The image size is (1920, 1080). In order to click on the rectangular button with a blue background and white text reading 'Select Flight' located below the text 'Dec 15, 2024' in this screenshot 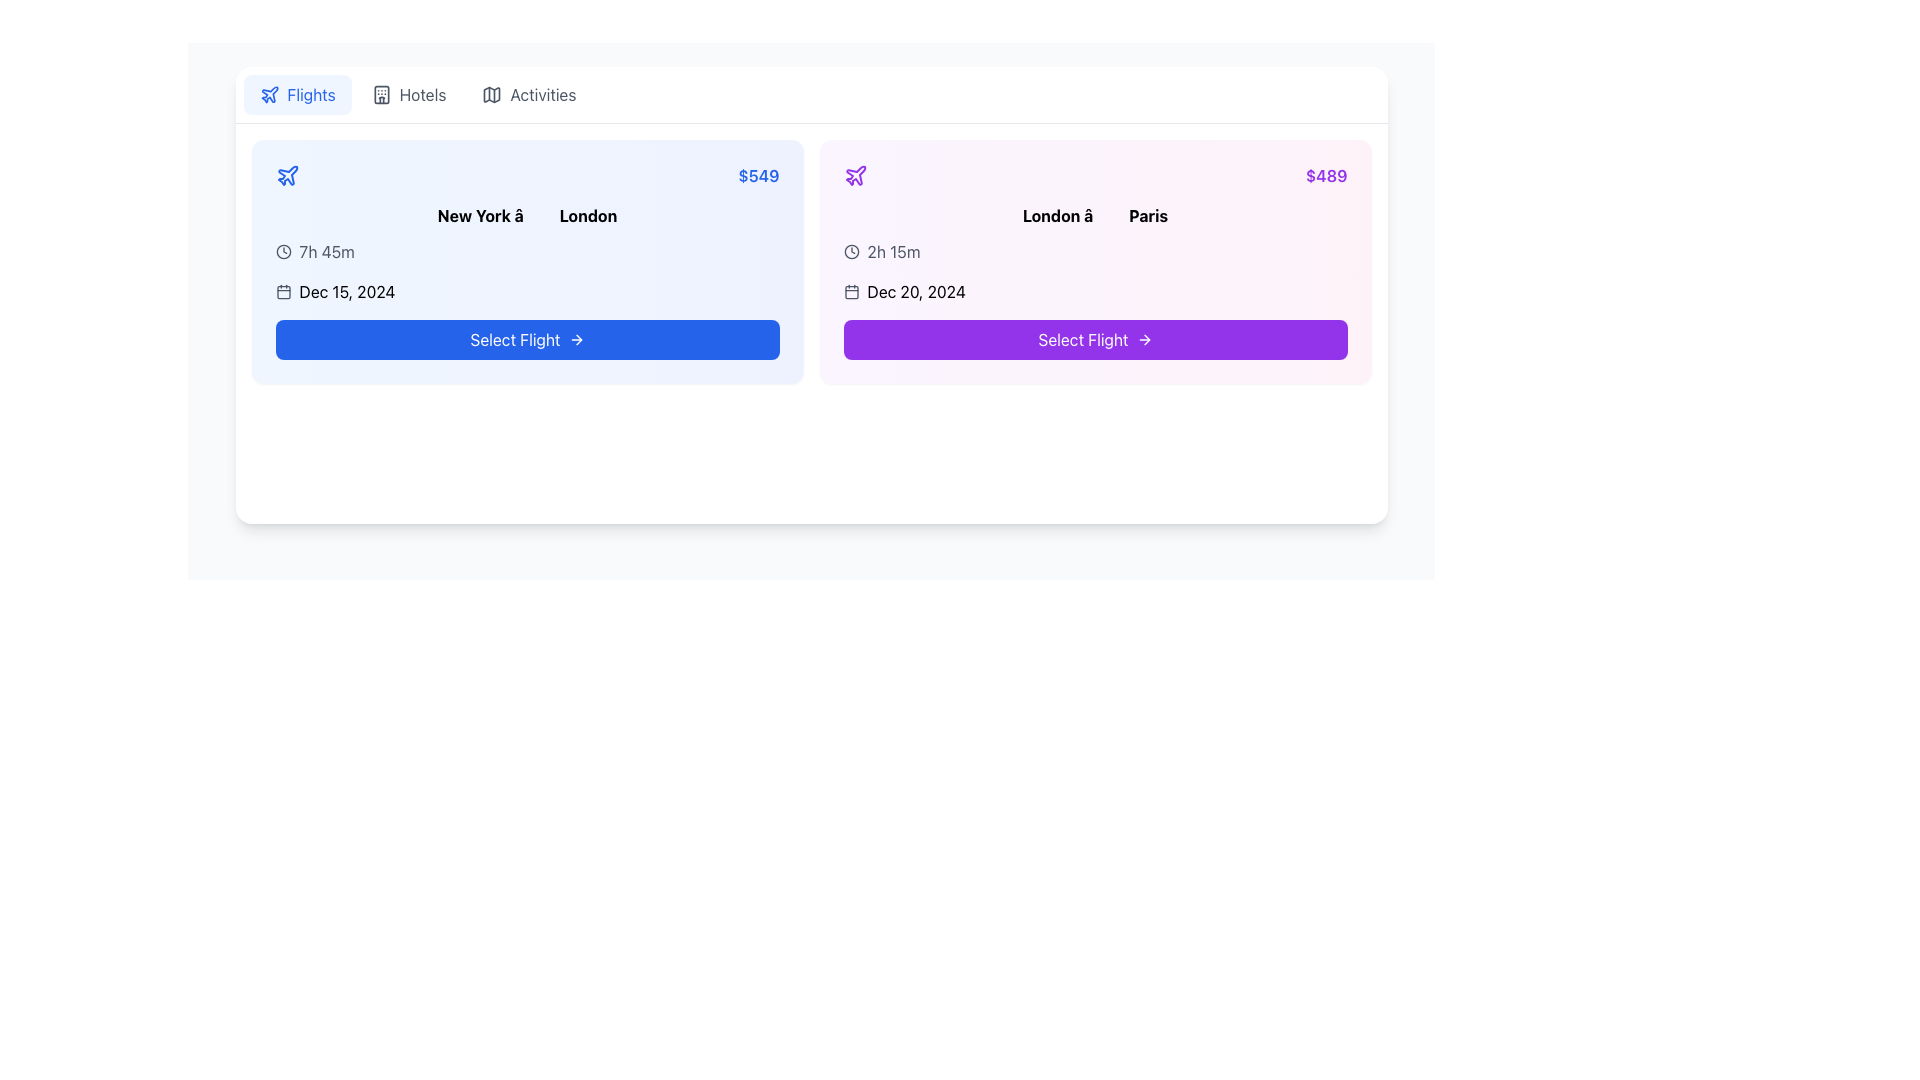, I will do `click(527, 338)`.